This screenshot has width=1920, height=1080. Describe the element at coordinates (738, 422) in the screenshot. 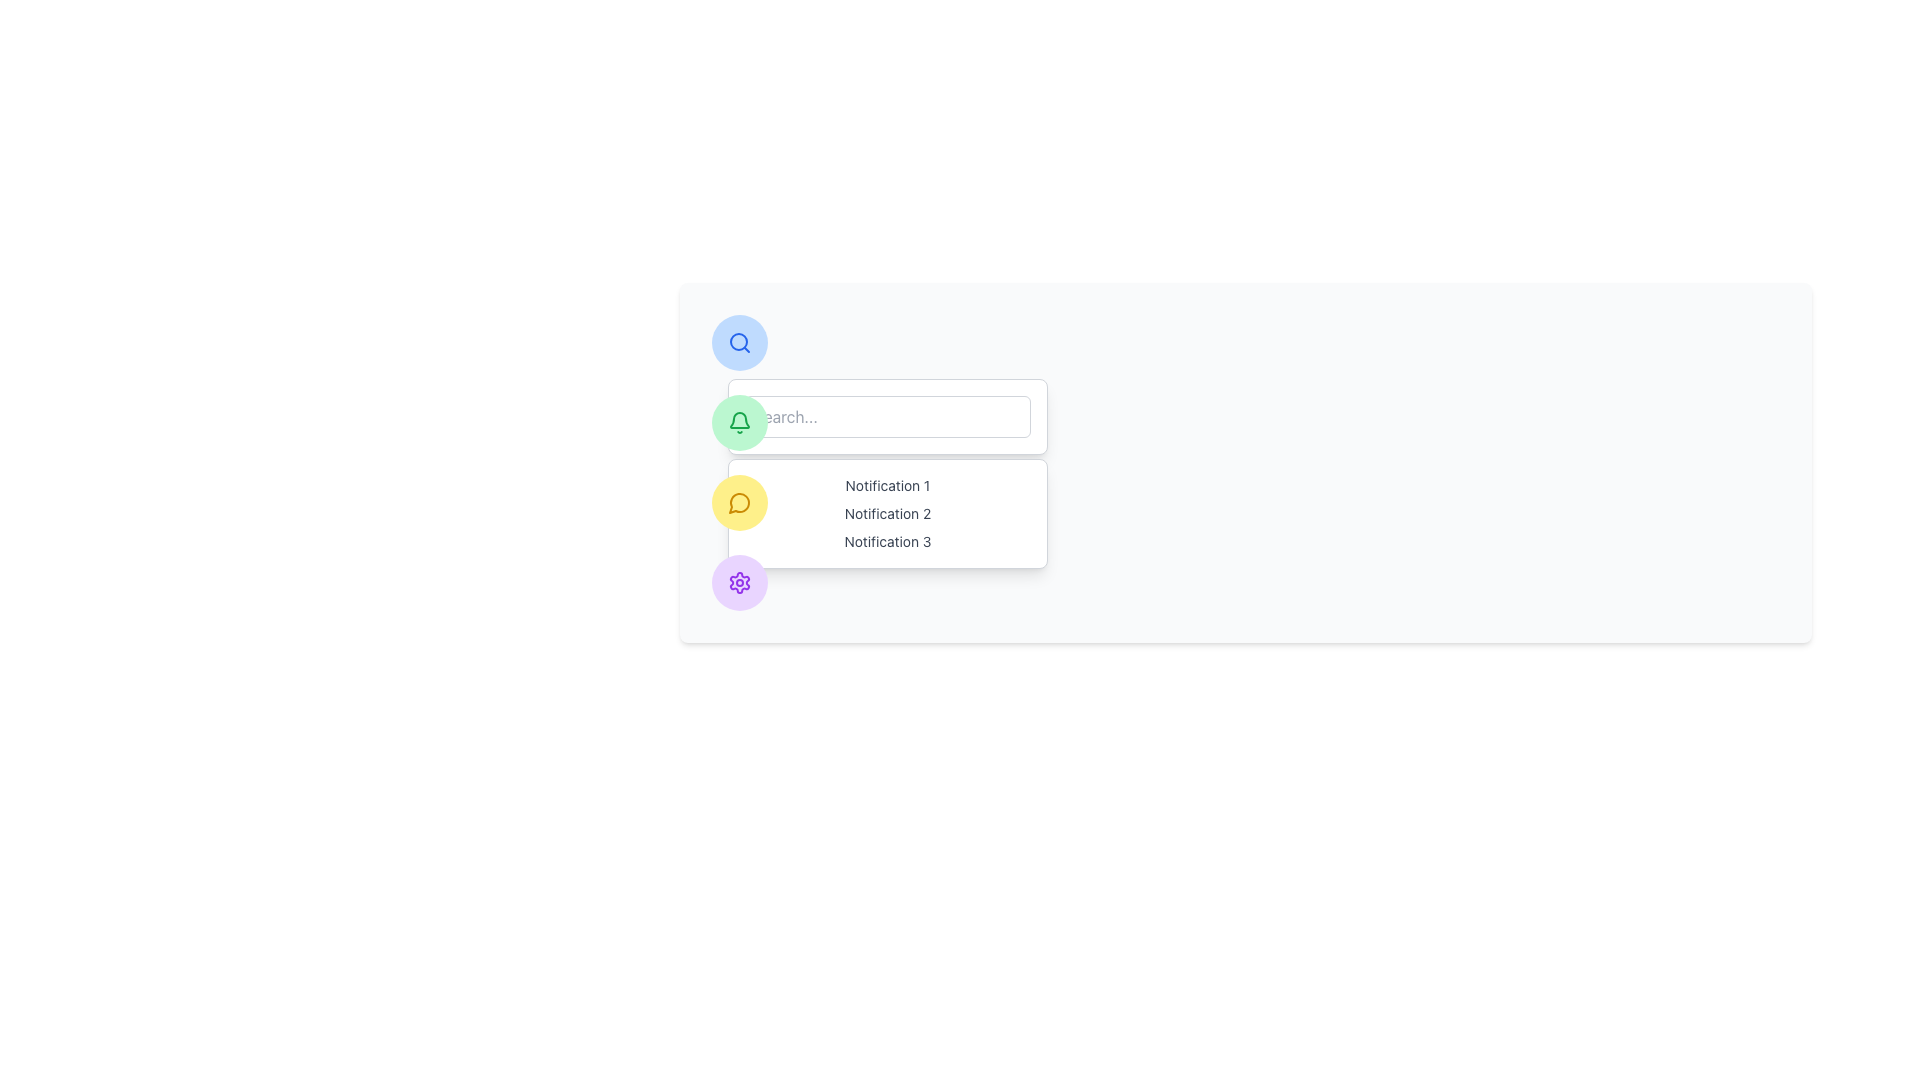

I see `the circular green button with a bell icon` at that location.